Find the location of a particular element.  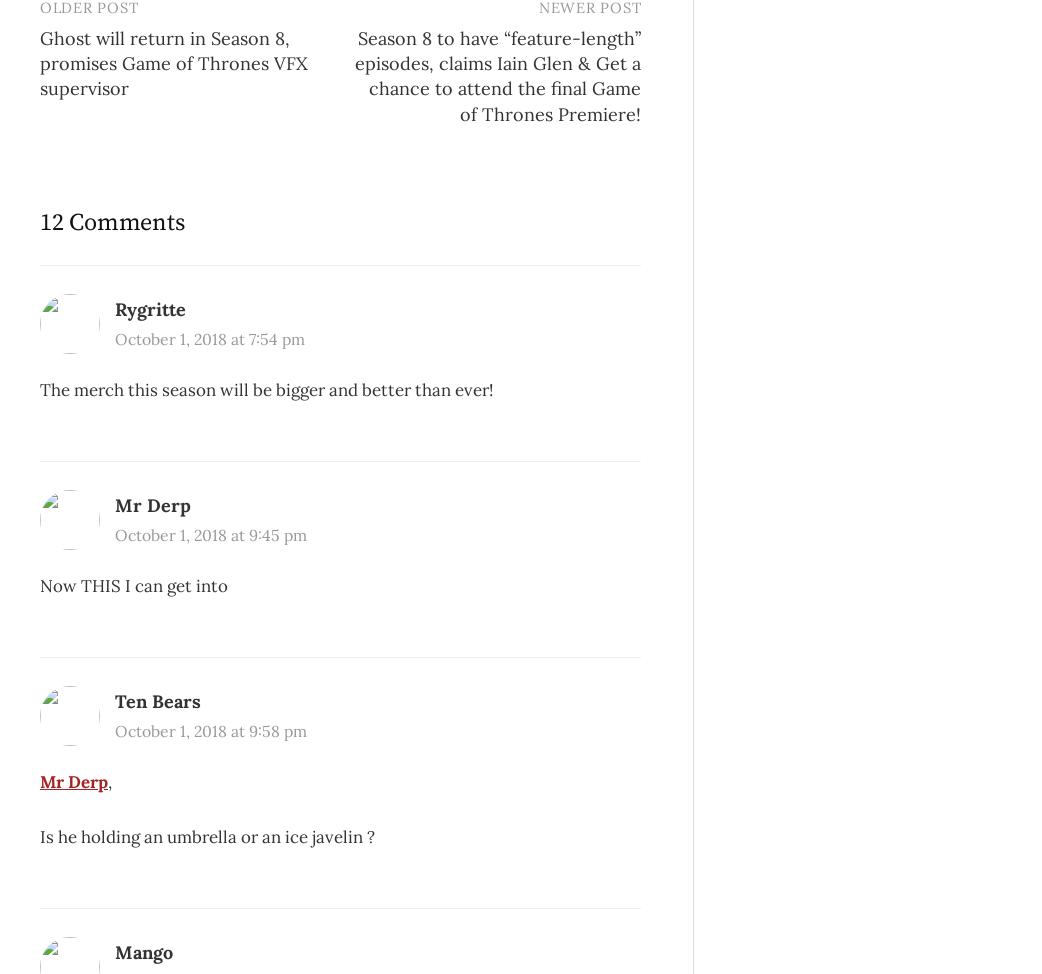

'October 1, 2018 at 9:45 pm' is located at coordinates (210, 535).